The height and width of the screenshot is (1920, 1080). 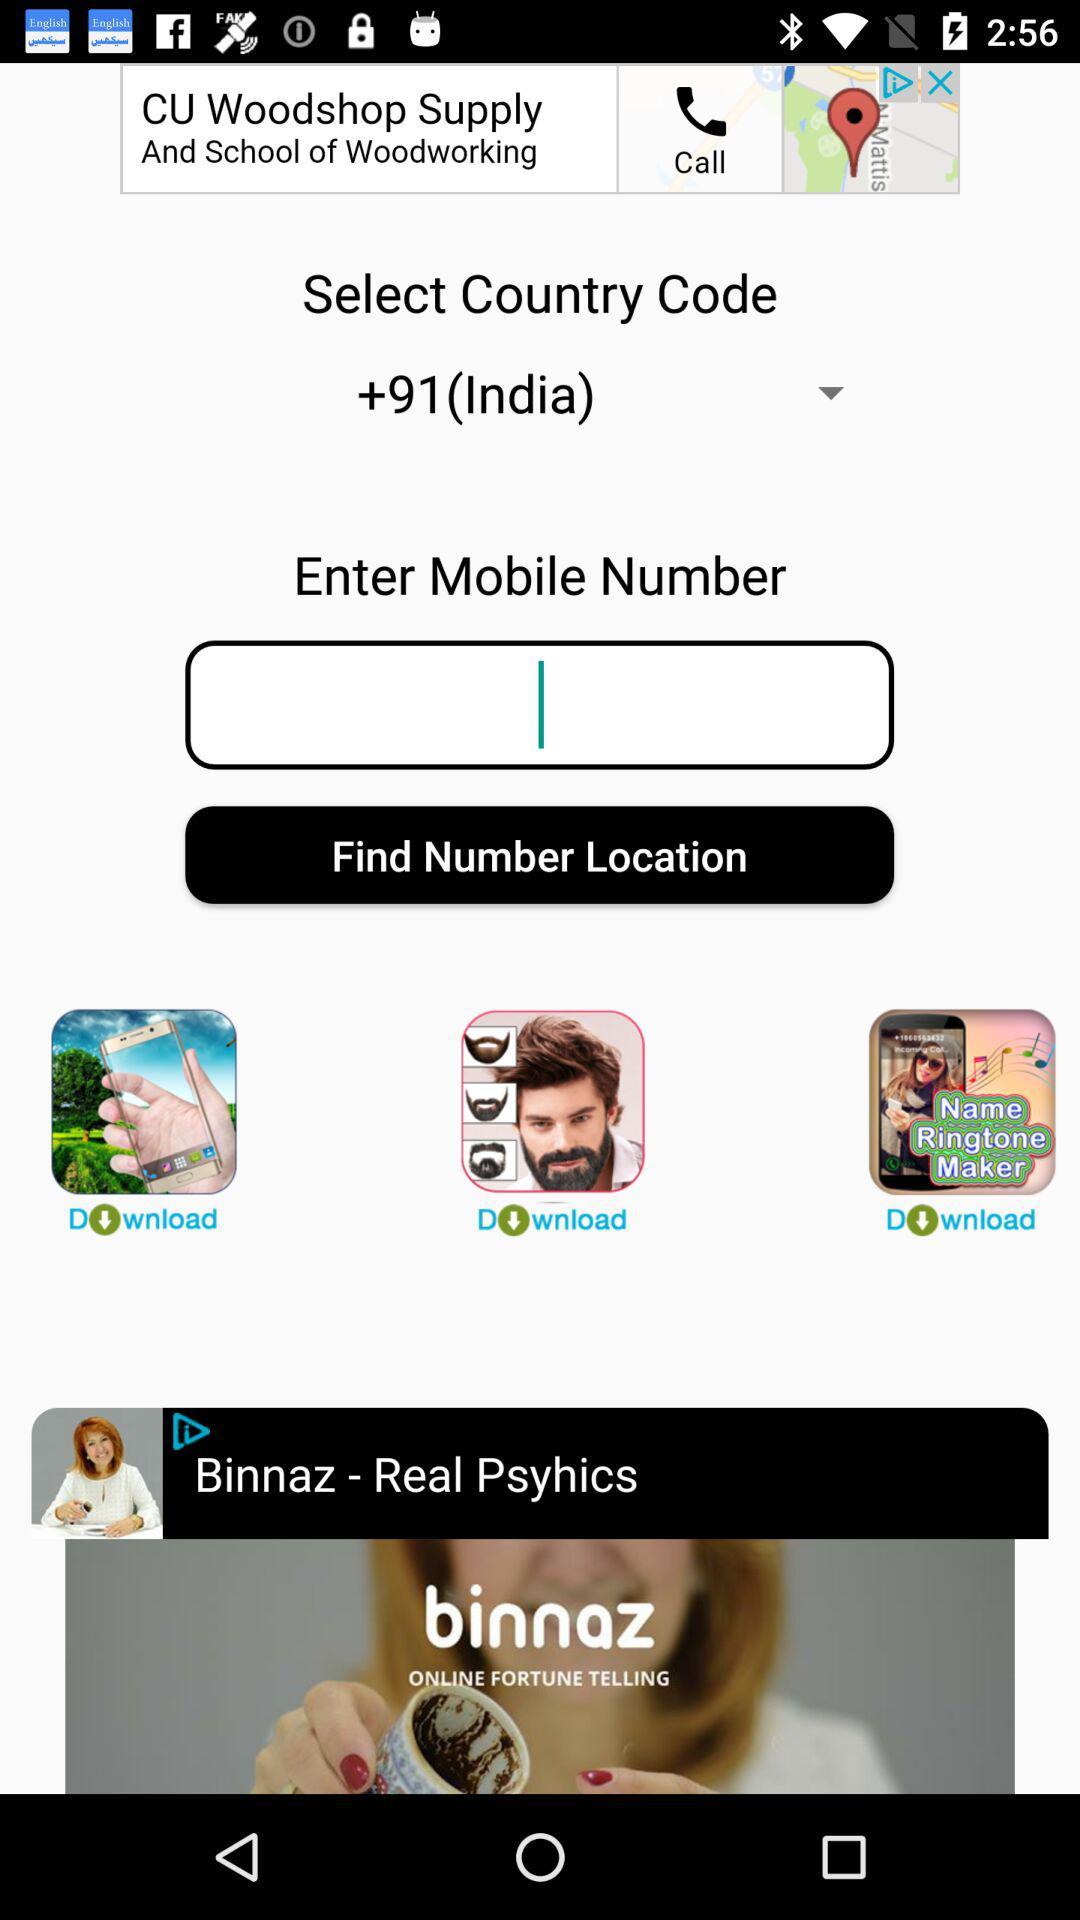 What do you see at coordinates (191, 1430) in the screenshot?
I see `advertisement` at bounding box center [191, 1430].